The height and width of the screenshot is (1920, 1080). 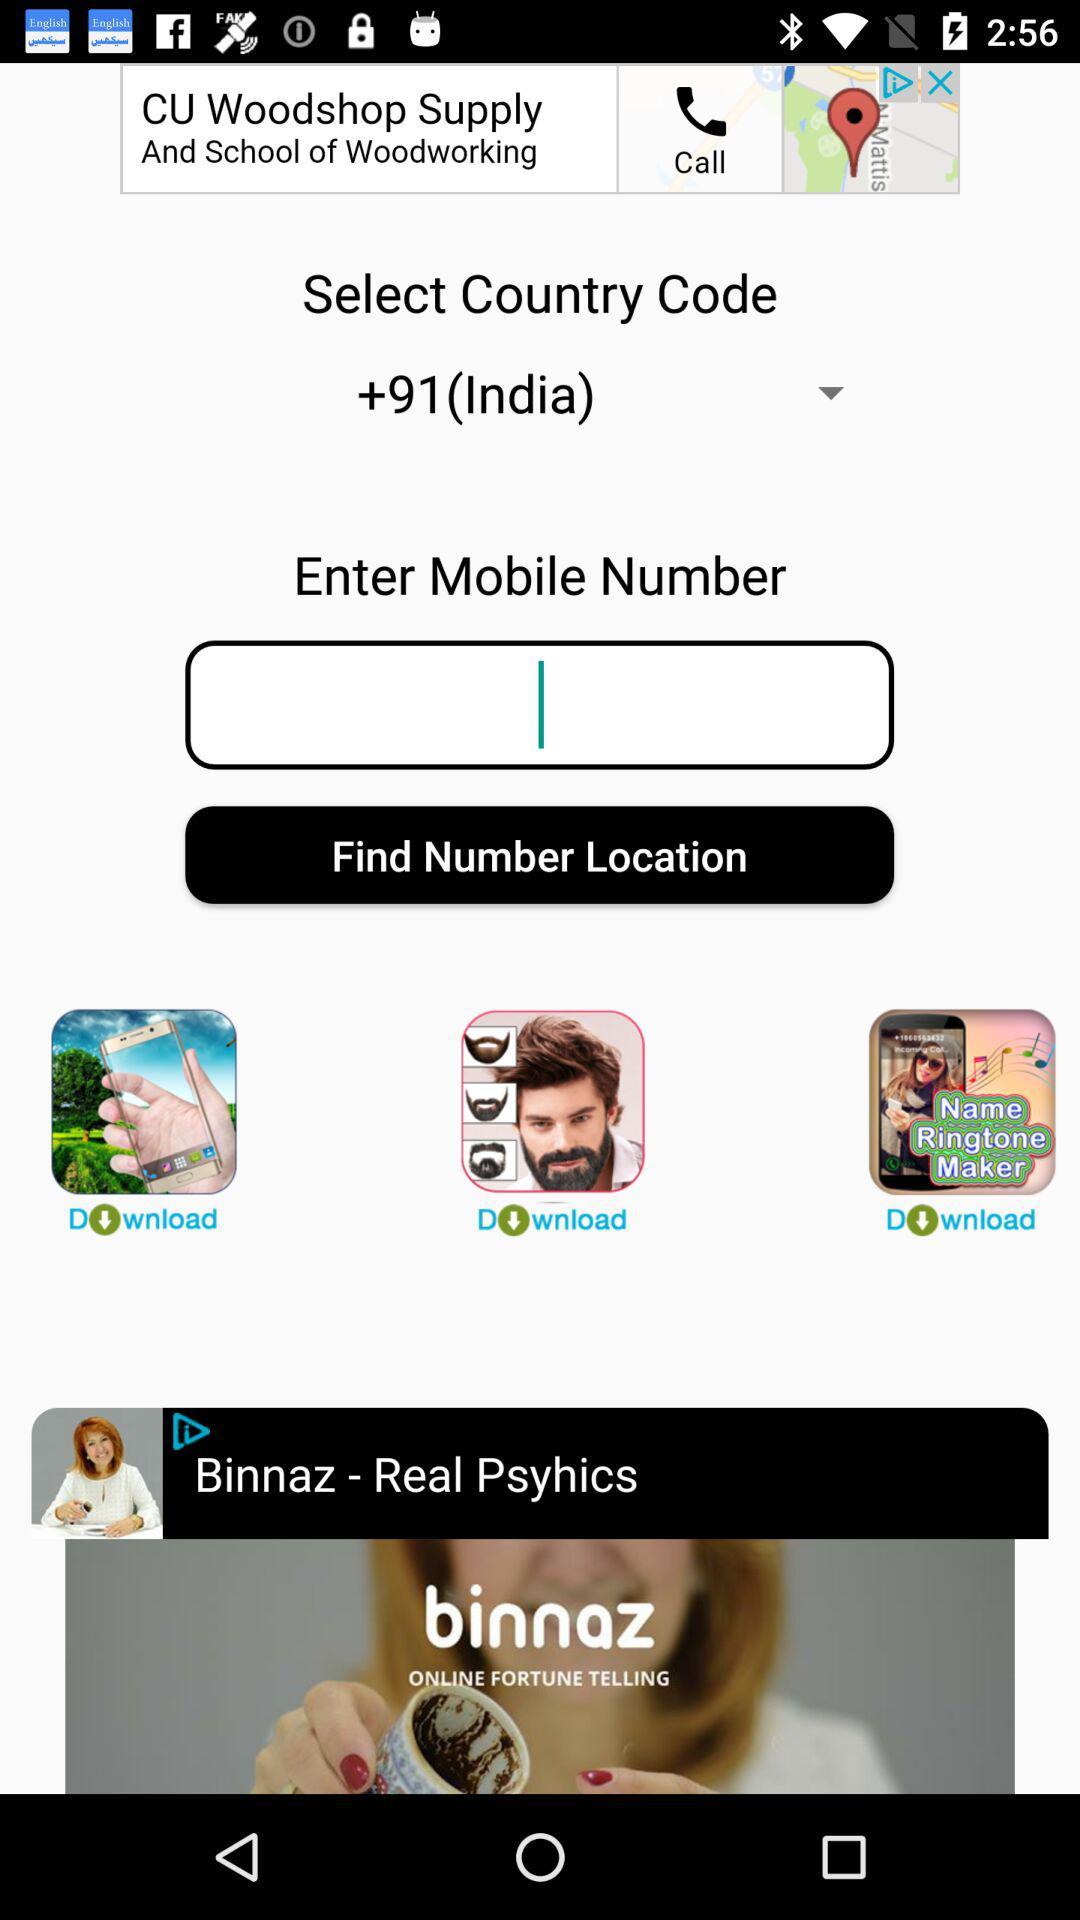 What do you see at coordinates (191, 1430) in the screenshot?
I see `advertisement` at bounding box center [191, 1430].